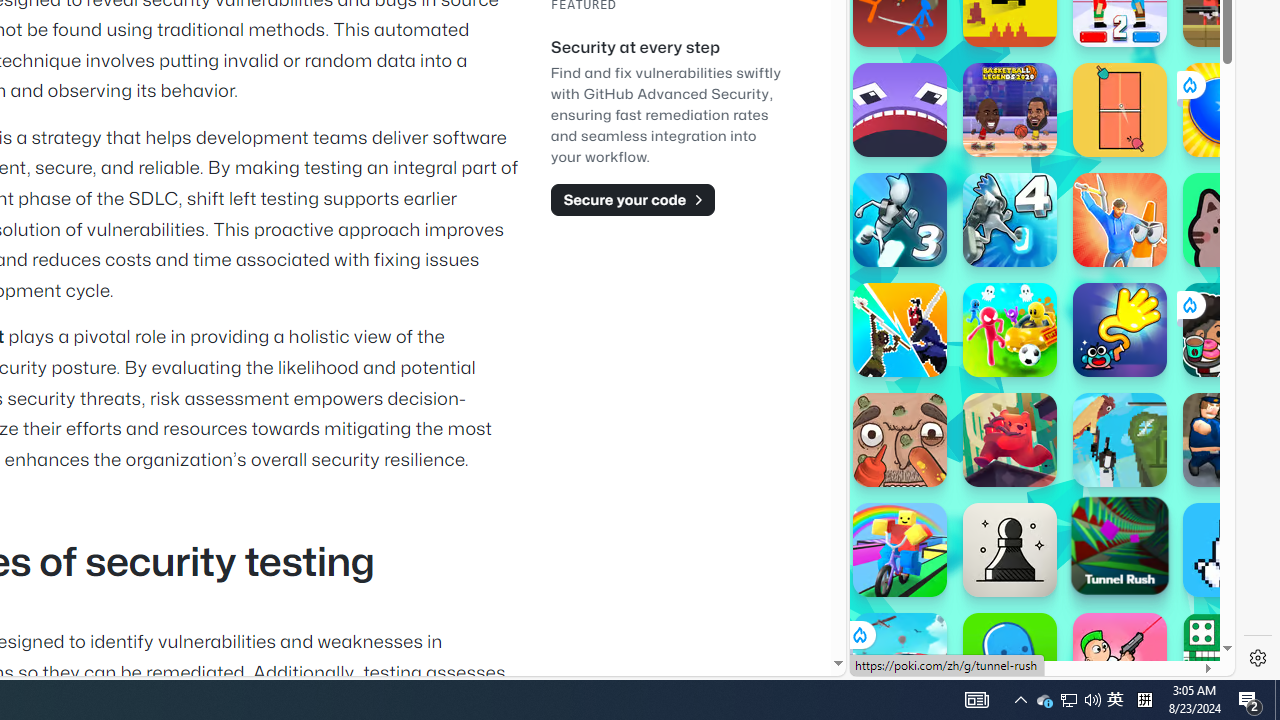  Describe the element at coordinates (1120, 110) in the screenshot. I see `'Ping Pong'` at that location.